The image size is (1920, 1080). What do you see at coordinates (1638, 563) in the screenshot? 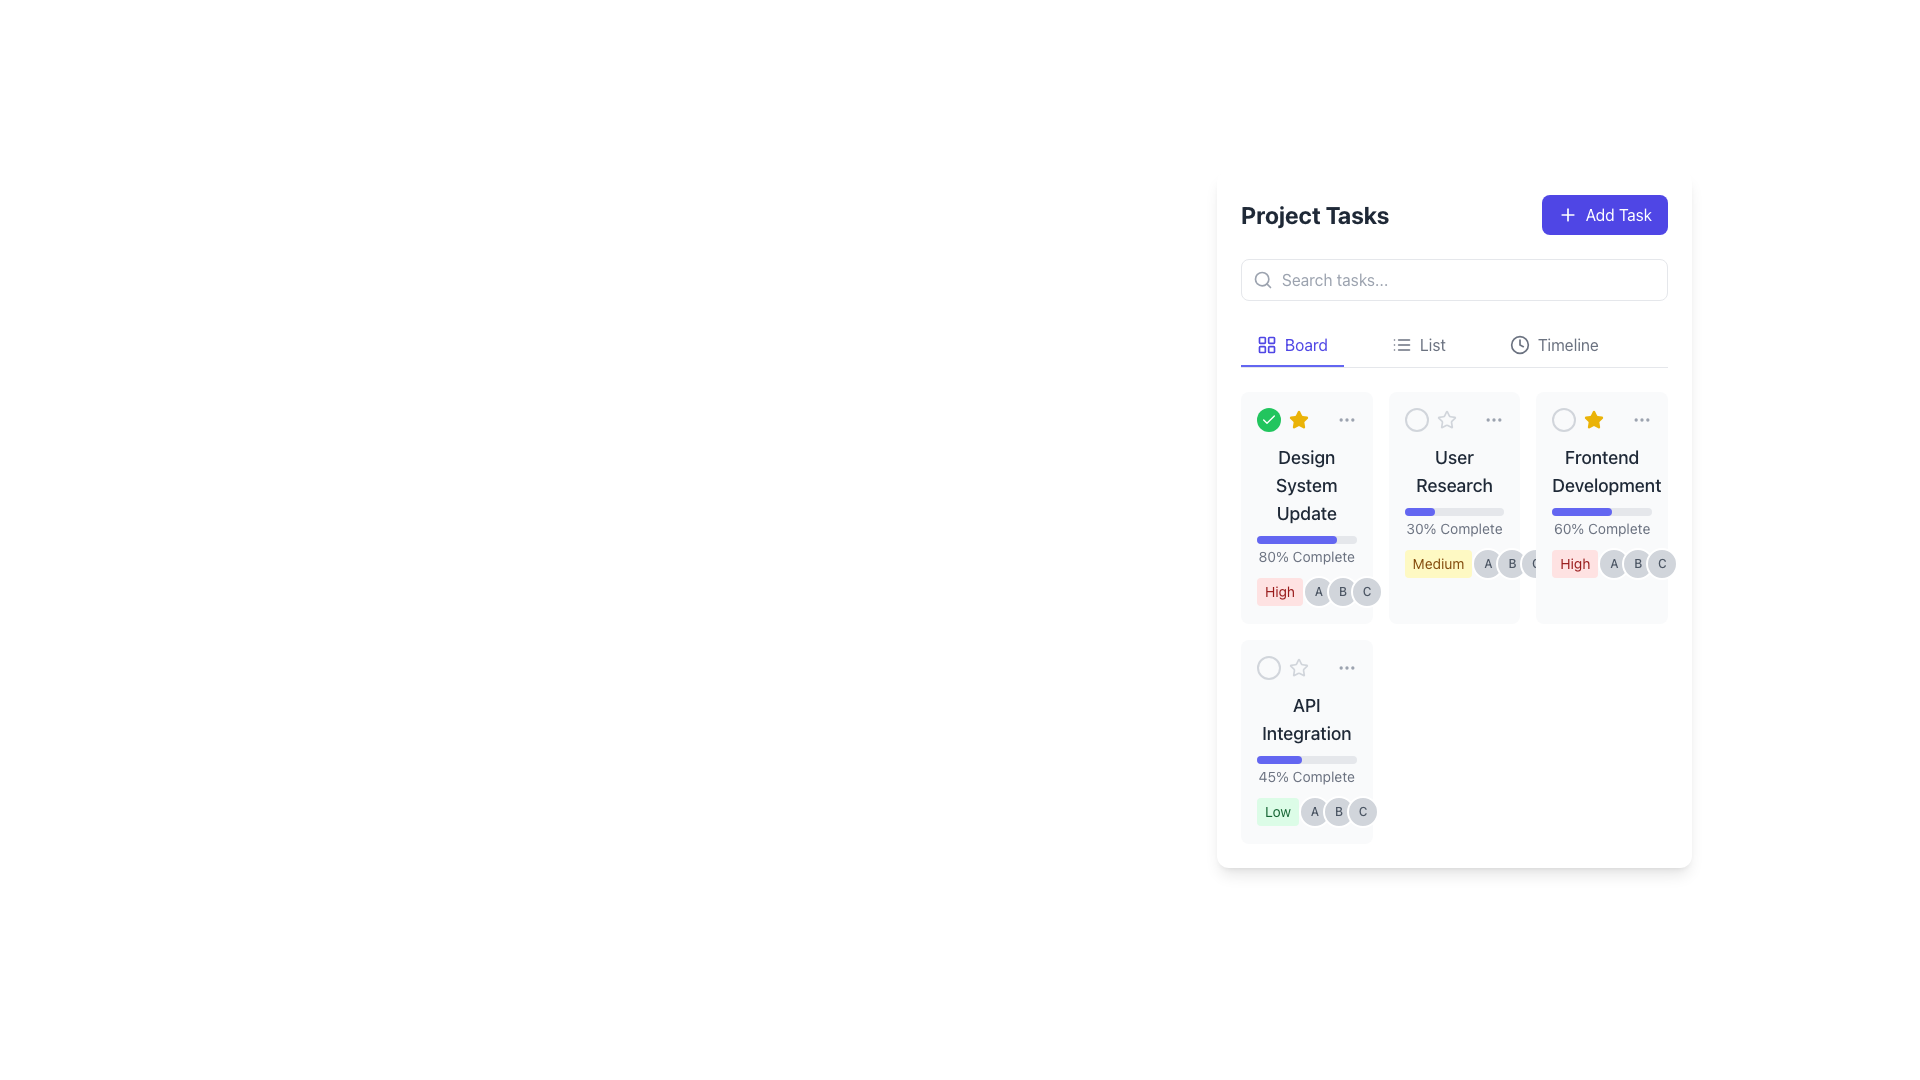
I see `the second circular avatar representing the letter 'B', located below the 'Frontend Development' text in the 'Project Tasks' interface` at bounding box center [1638, 563].